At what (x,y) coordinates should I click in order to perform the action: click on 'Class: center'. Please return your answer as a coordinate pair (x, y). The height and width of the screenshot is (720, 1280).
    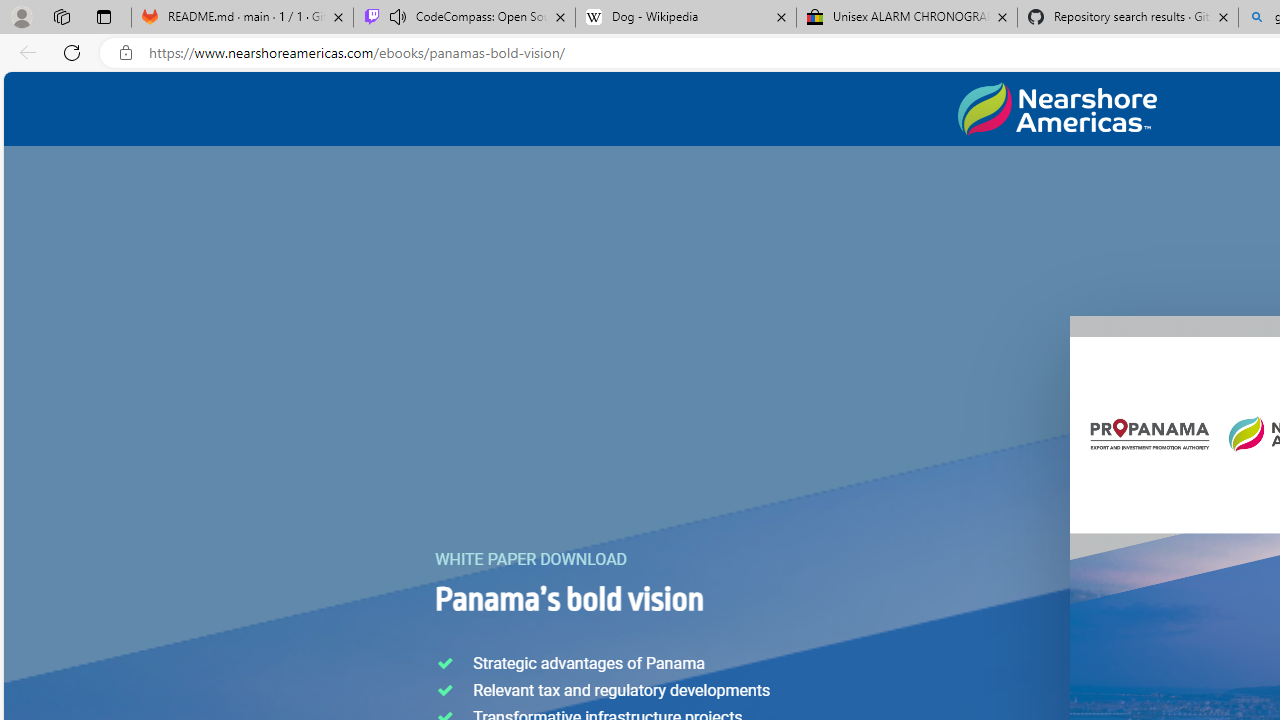
    Looking at the image, I should click on (1056, 109).